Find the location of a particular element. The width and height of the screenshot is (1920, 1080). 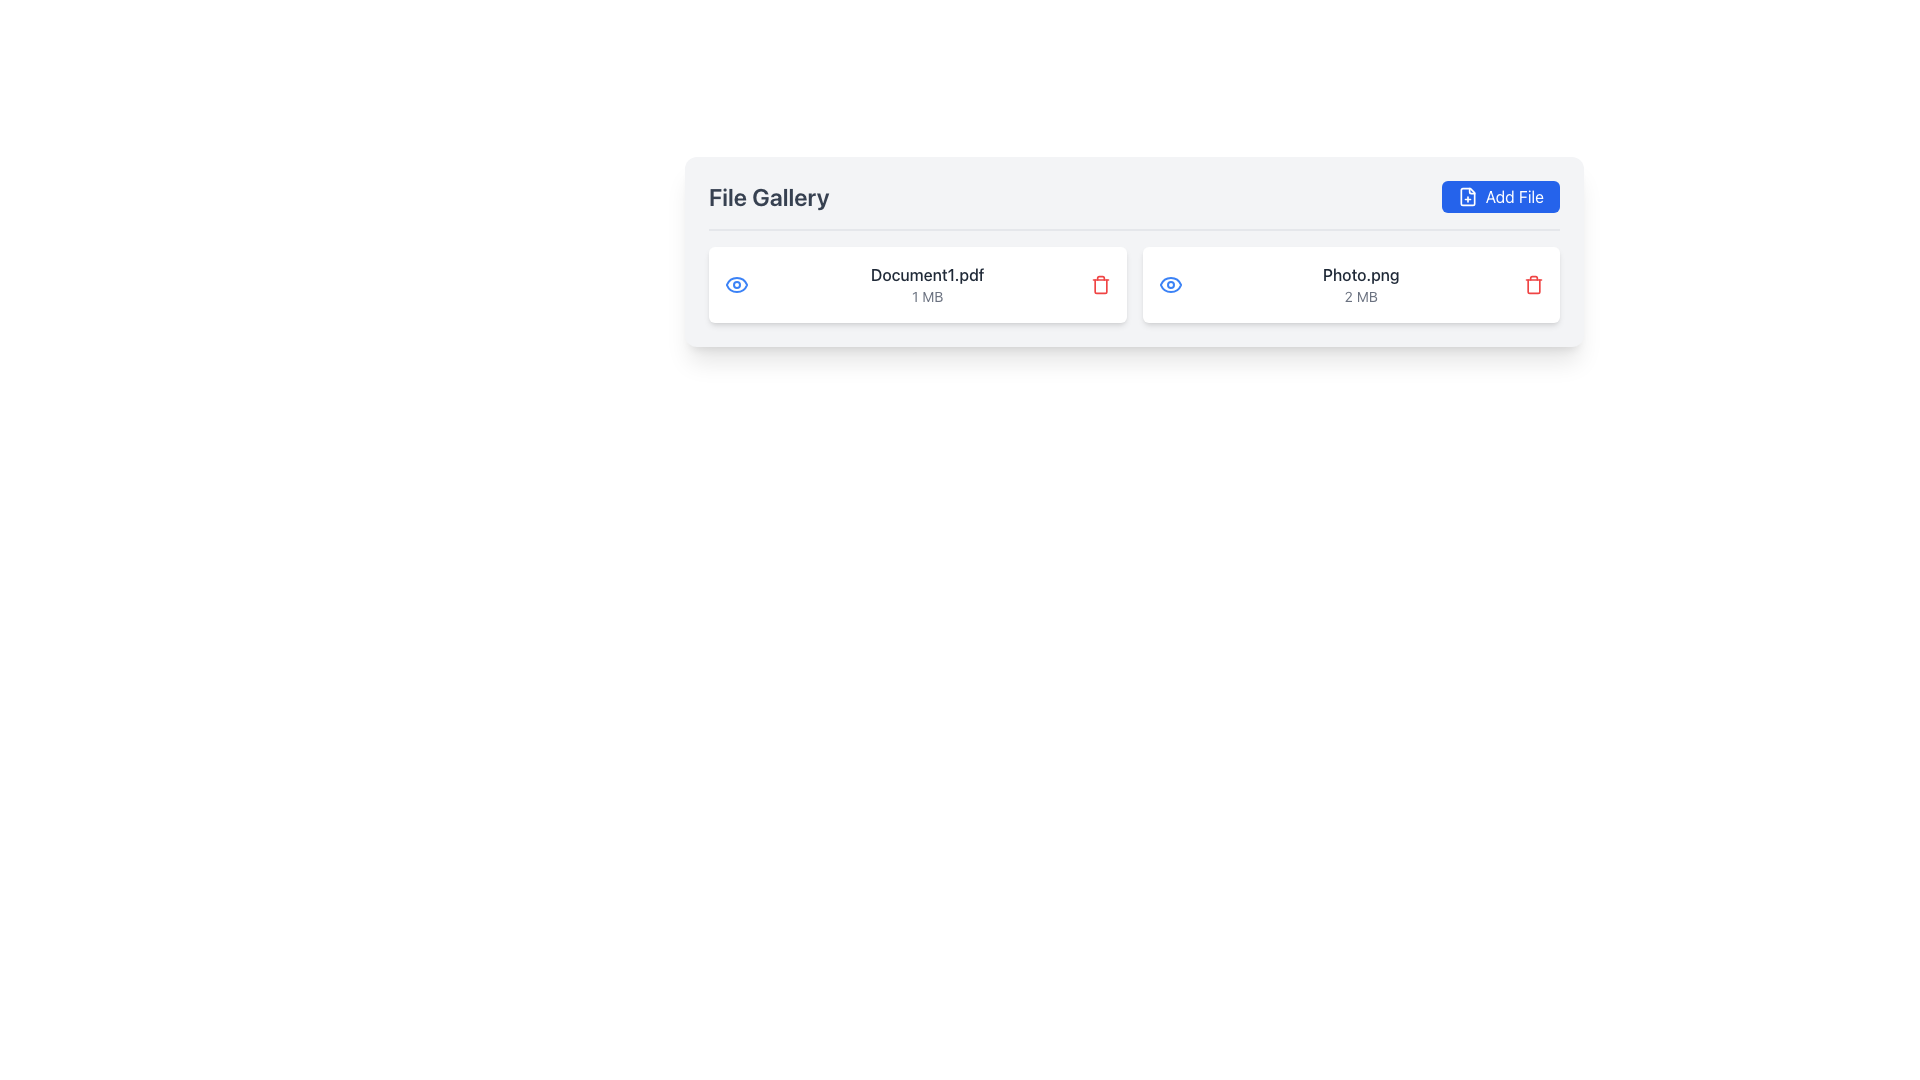

the delete icon associated with the file 'Document1.pdf' located in the bottom right corner of the item card is located at coordinates (1099, 286).